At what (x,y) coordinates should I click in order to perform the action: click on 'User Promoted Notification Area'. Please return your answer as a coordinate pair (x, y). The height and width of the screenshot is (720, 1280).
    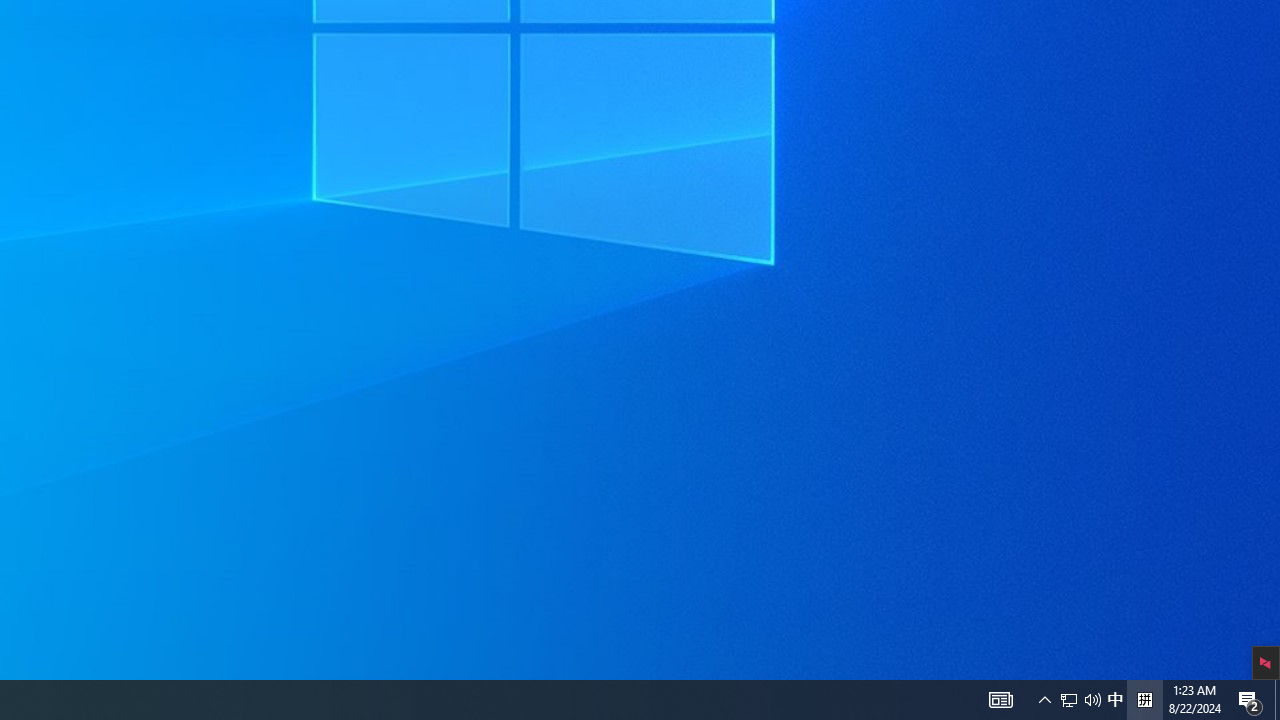
    Looking at the image, I should click on (1079, 698).